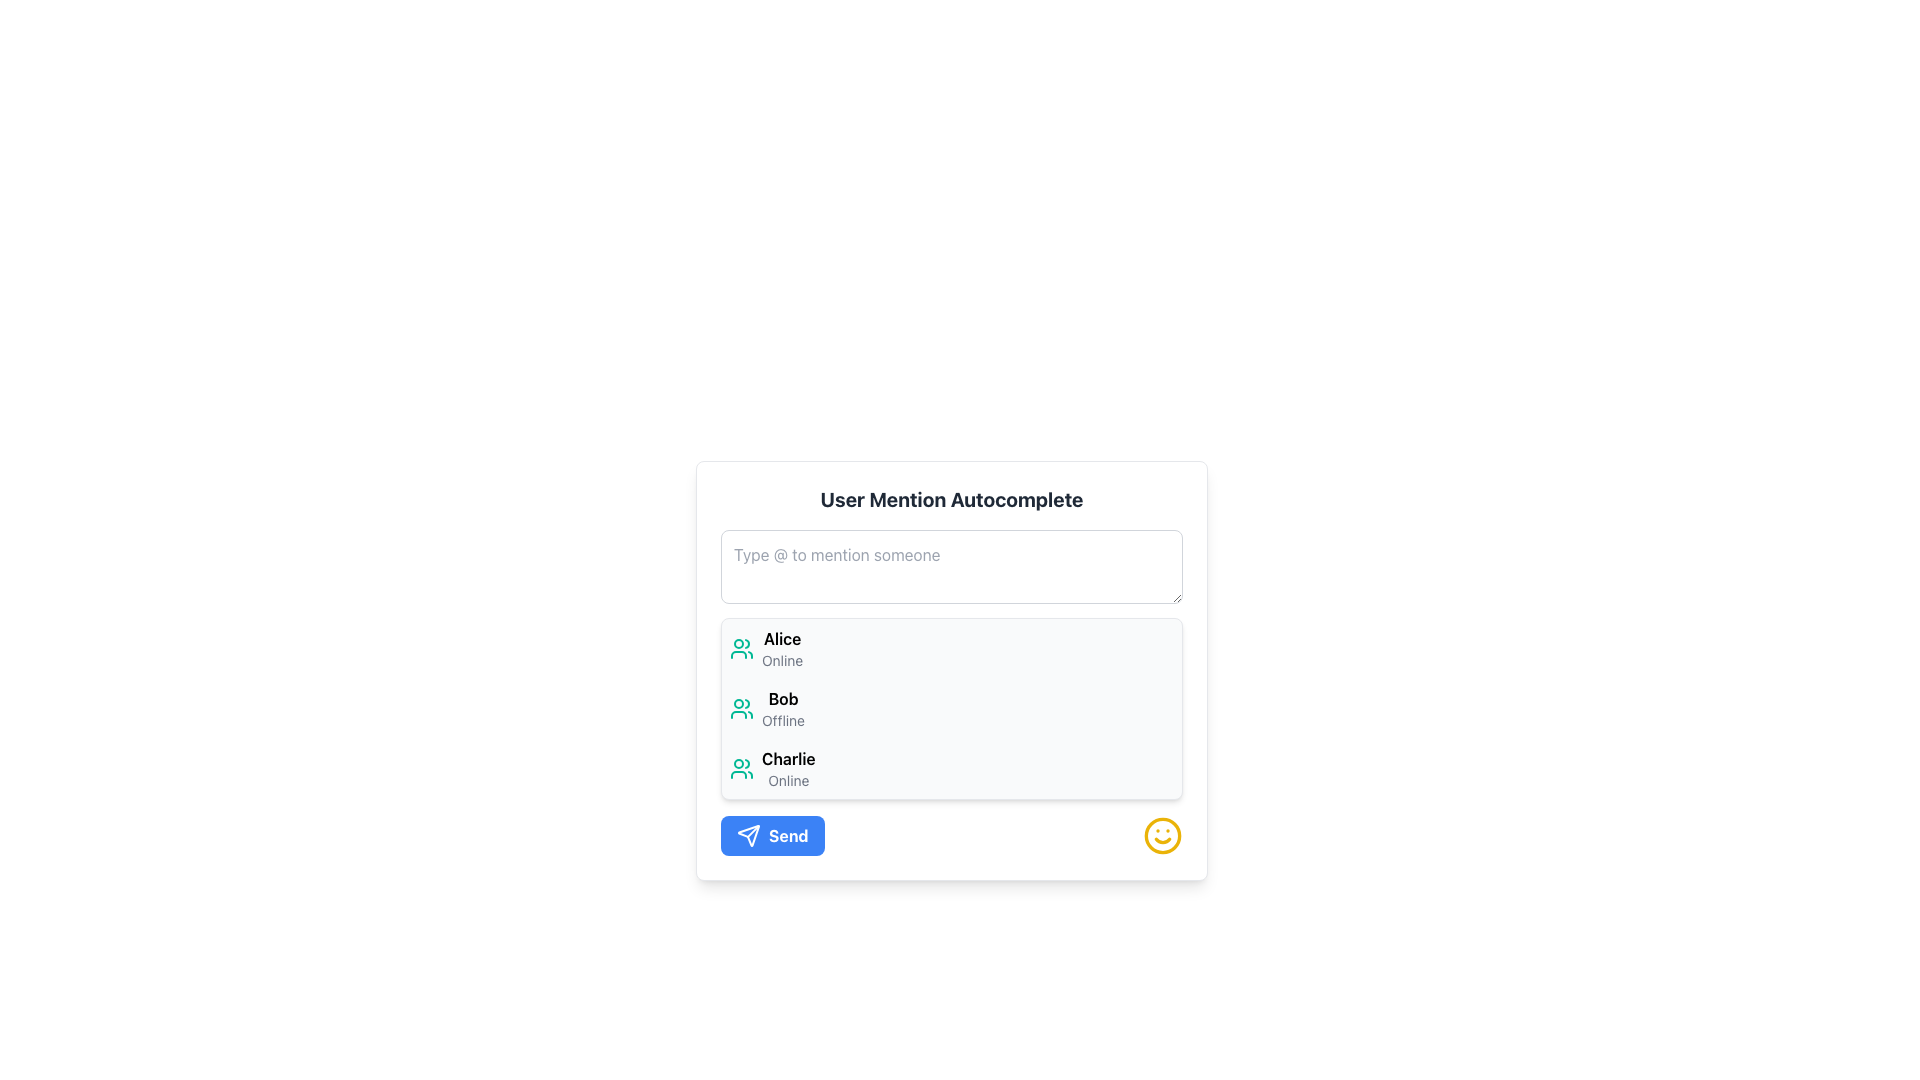 The height and width of the screenshot is (1080, 1920). What do you see at coordinates (781, 660) in the screenshot?
I see `the online status text label located directly below the name 'Alice' in the user mention autocomplete interface` at bounding box center [781, 660].